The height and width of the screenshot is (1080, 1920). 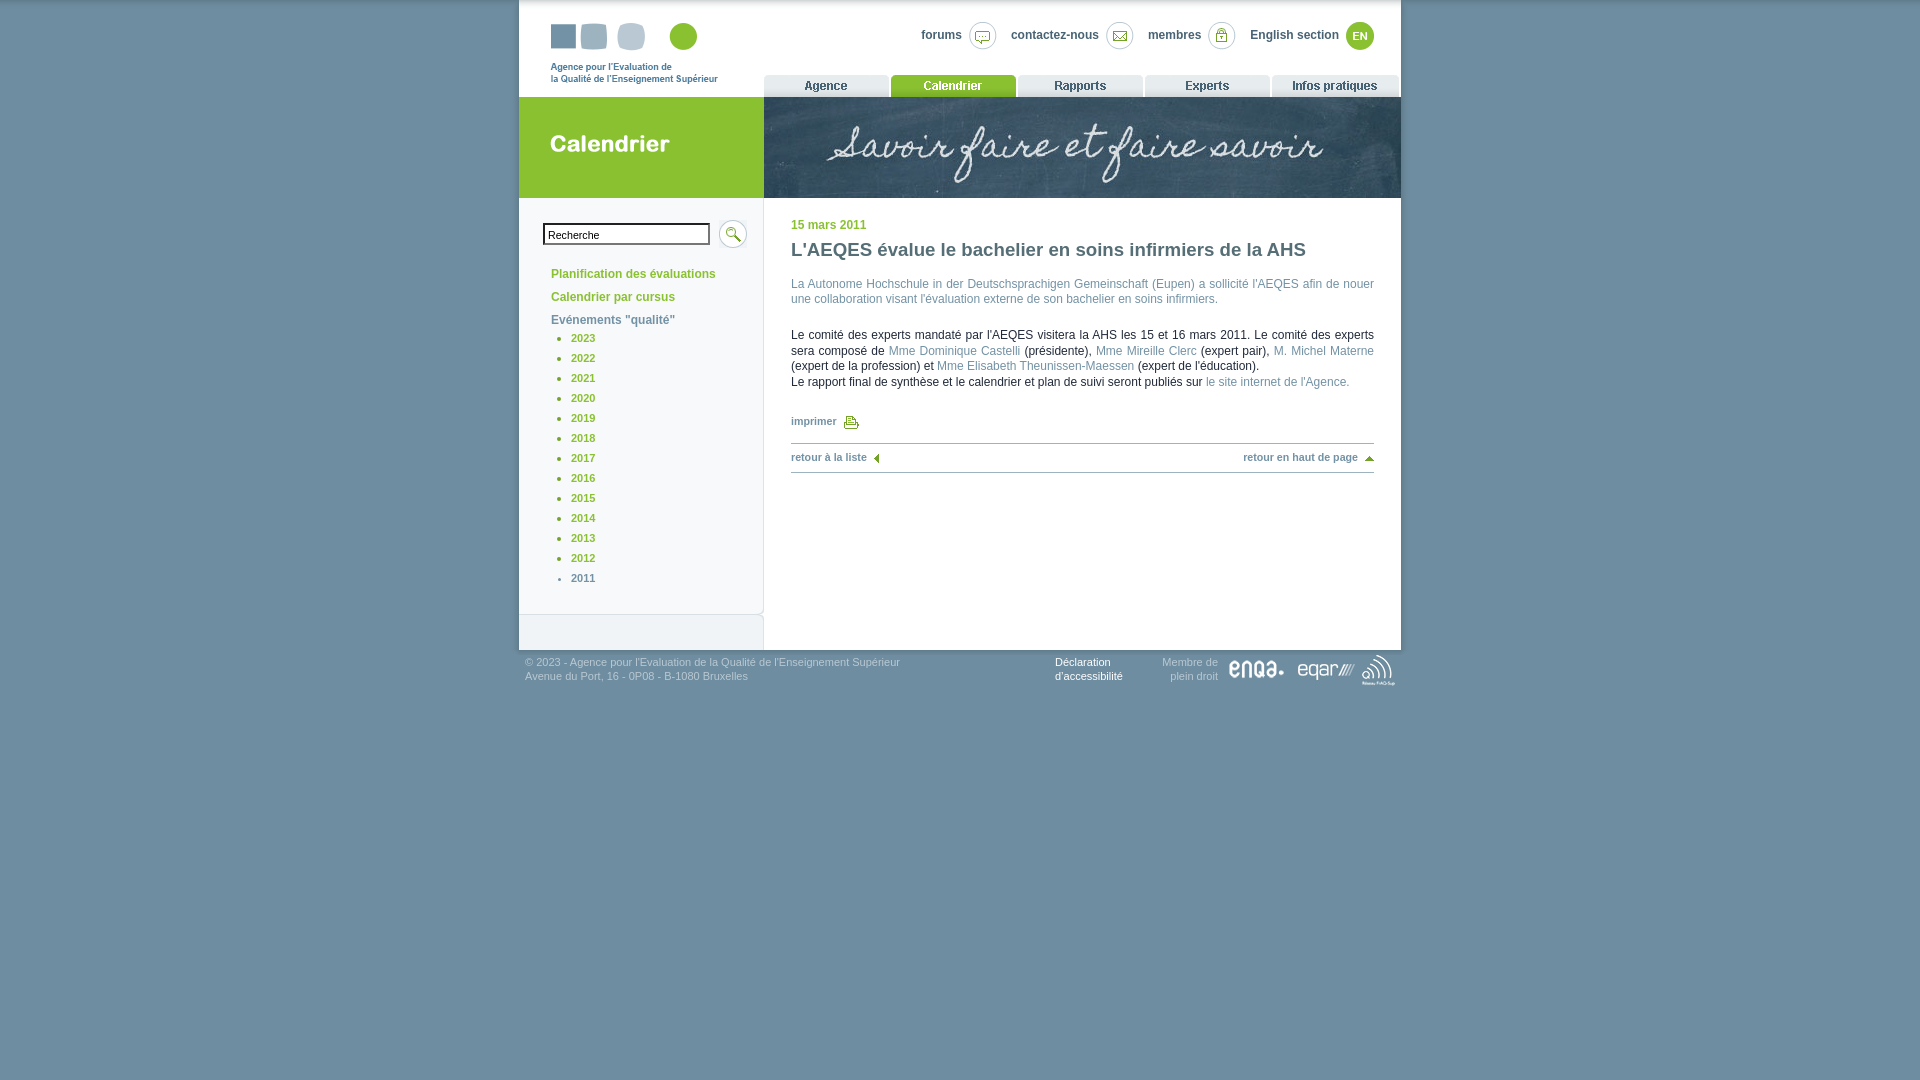 I want to click on 'Mme Dominique Castelli', so click(x=954, y=350).